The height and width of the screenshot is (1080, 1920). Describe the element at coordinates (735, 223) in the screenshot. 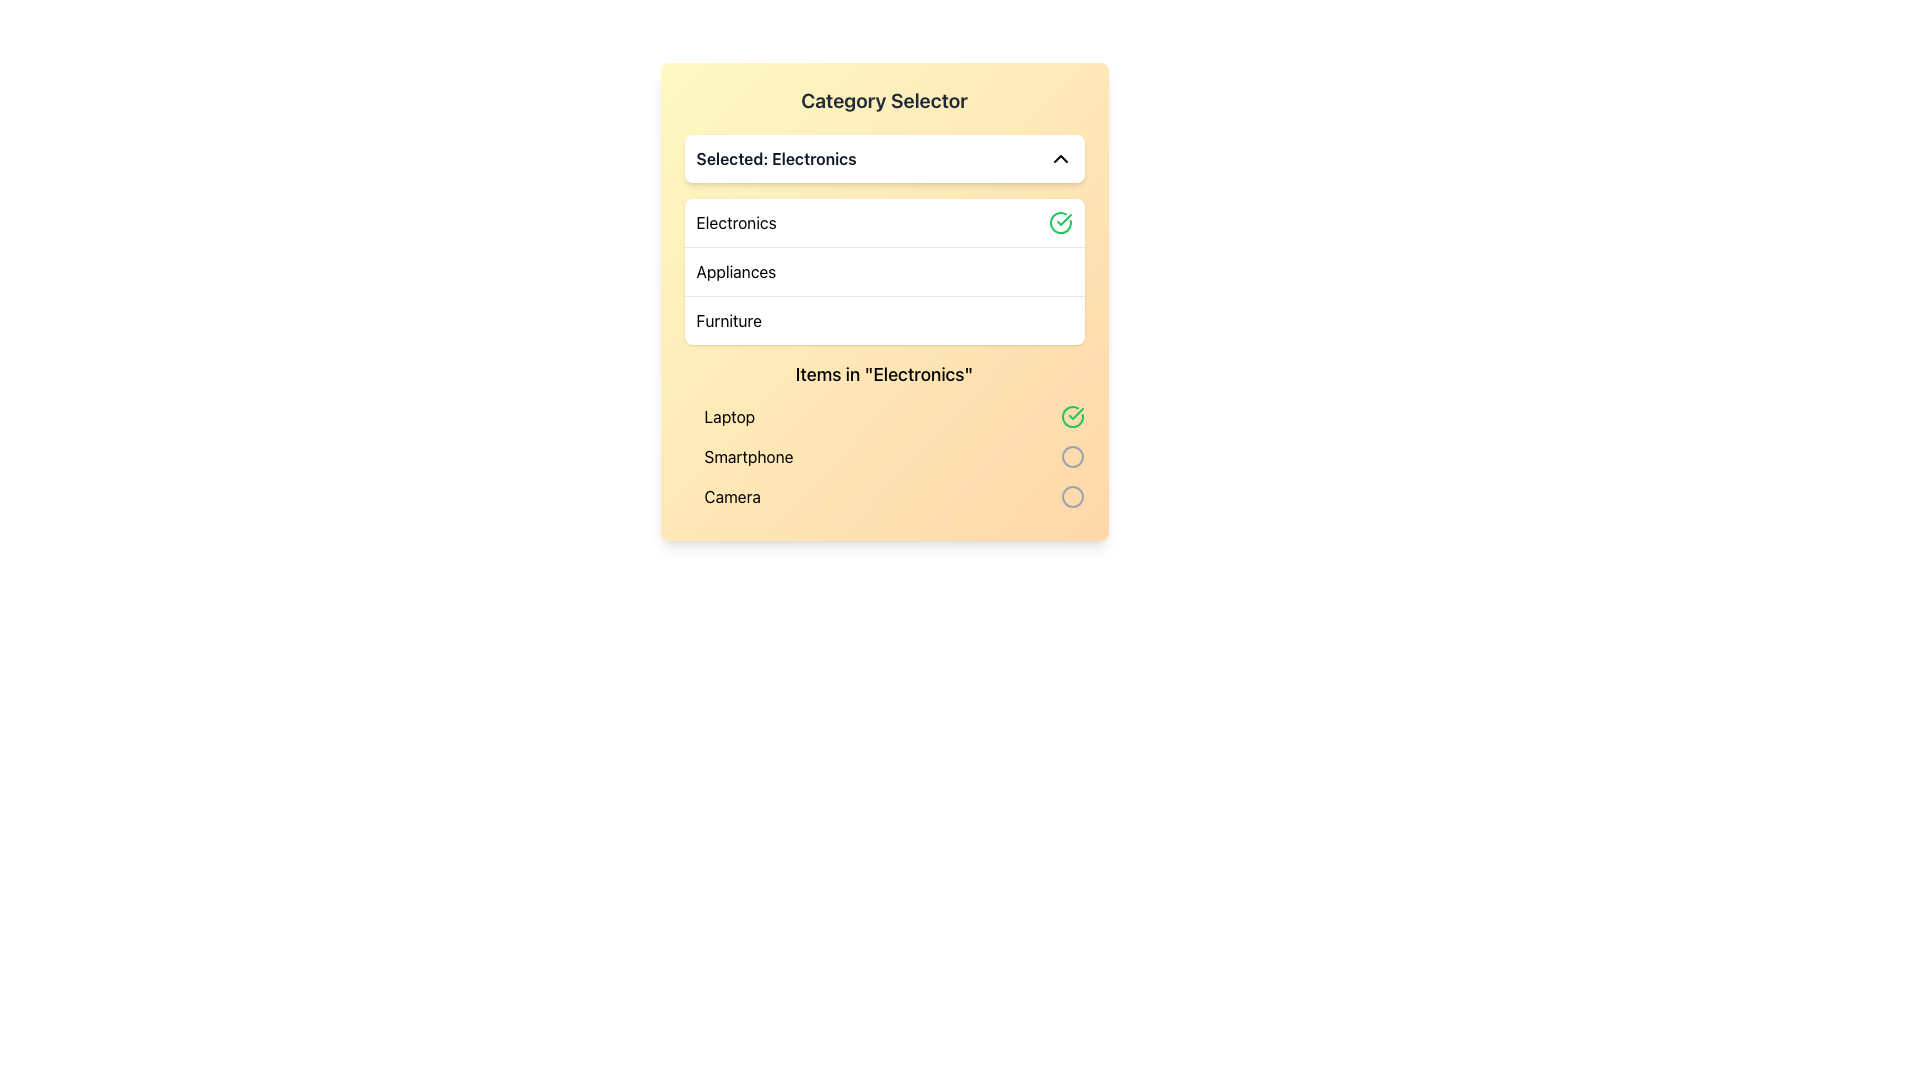

I see `the 'Electronics' text label in the Category Selector dropdown` at that location.